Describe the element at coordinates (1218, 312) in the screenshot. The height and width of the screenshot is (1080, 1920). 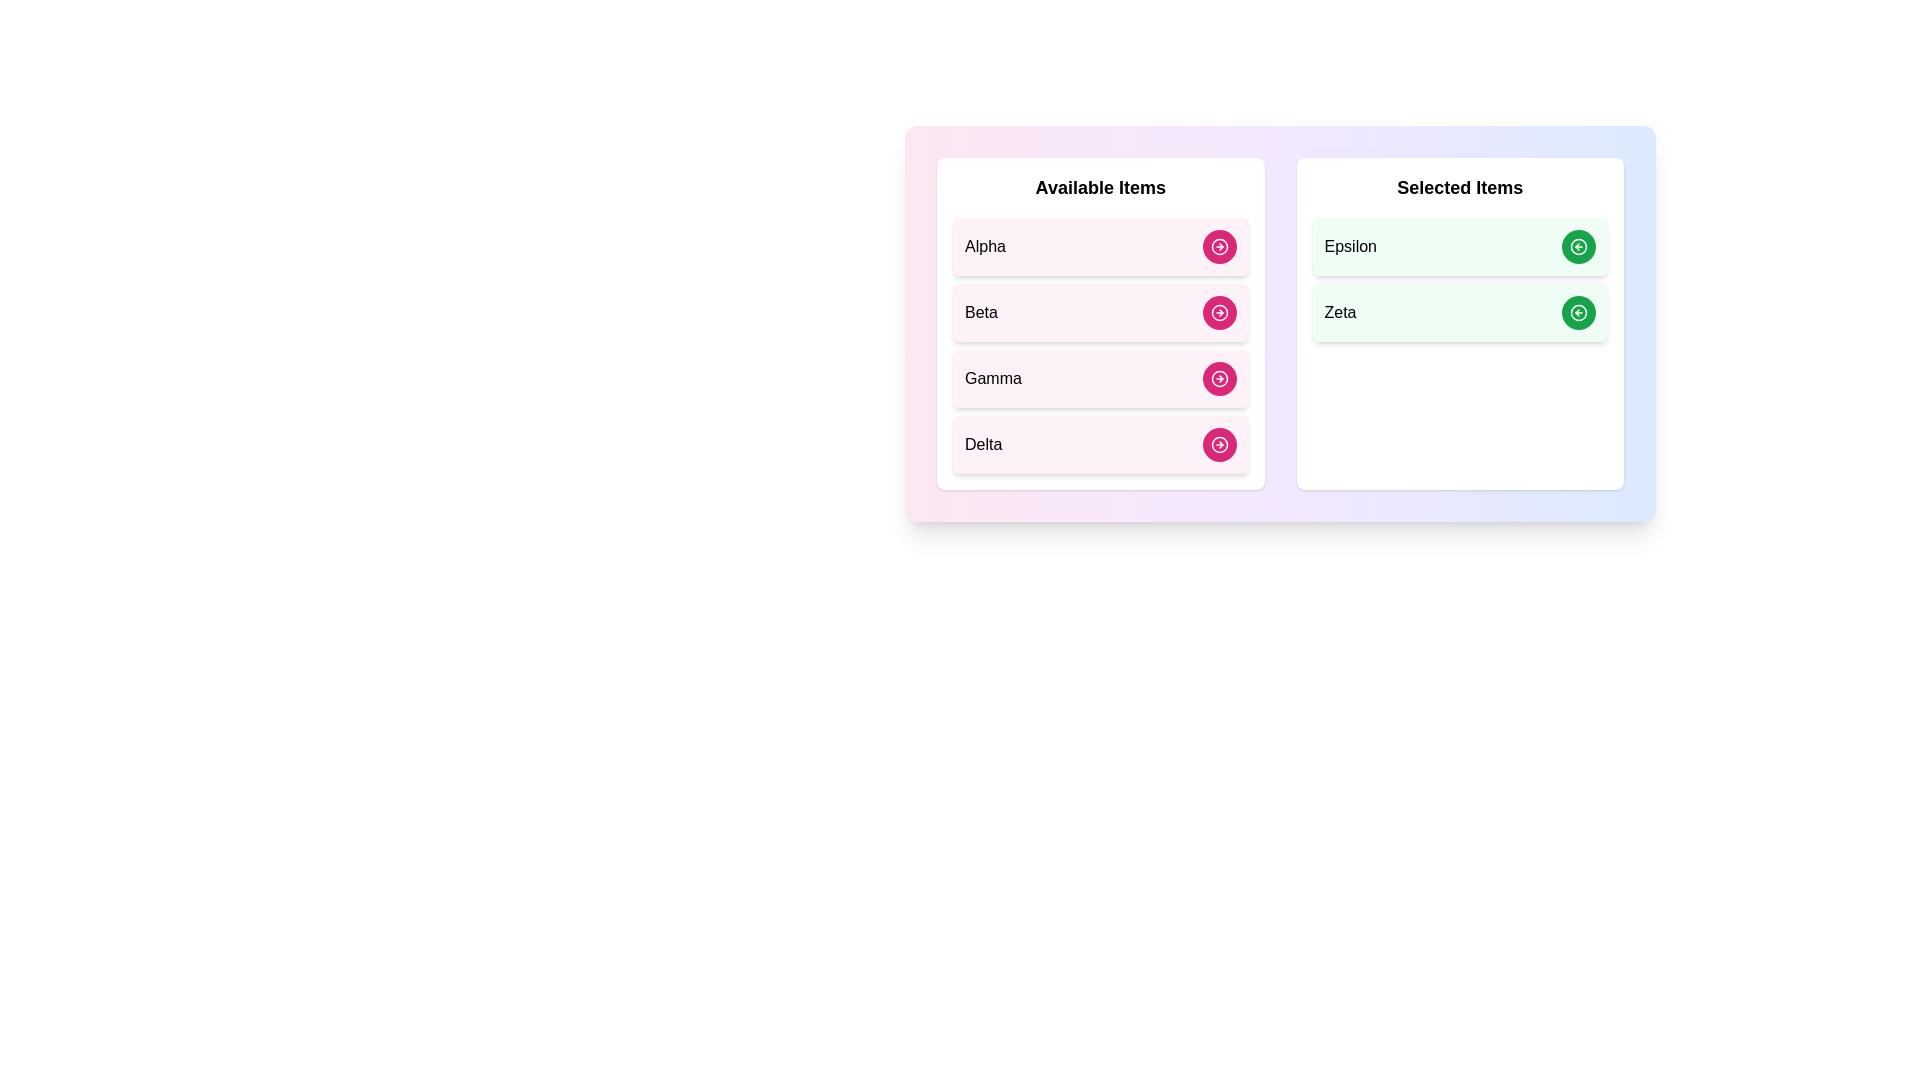
I see `transfer button for the item Beta in the 'Available Items' list` at that location.